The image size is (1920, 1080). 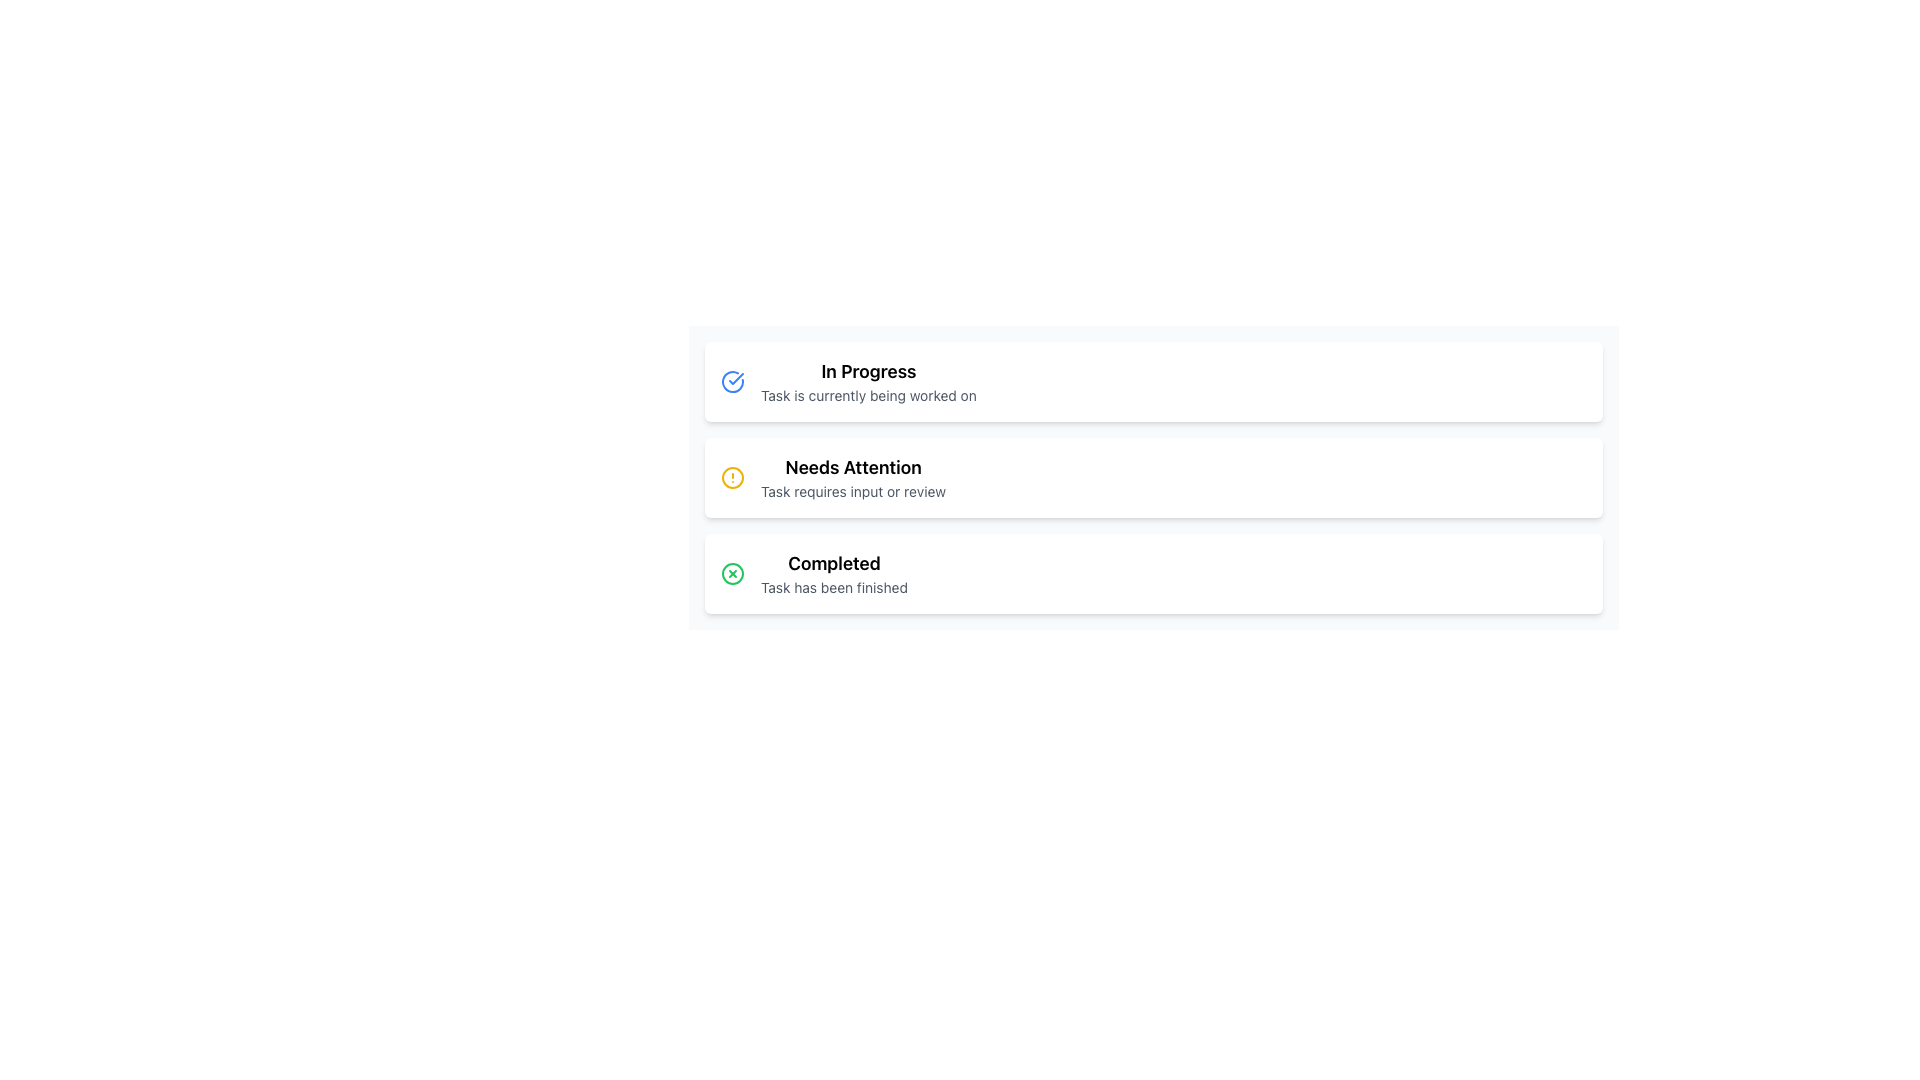 What do you see at coordinates (732, 478) in the screenshot?
I see `the circular yellow outlined alert icon located to the left of the text labels 'Needs Attention' and 'Task requires input or review'` at bounding box center [732, 478].